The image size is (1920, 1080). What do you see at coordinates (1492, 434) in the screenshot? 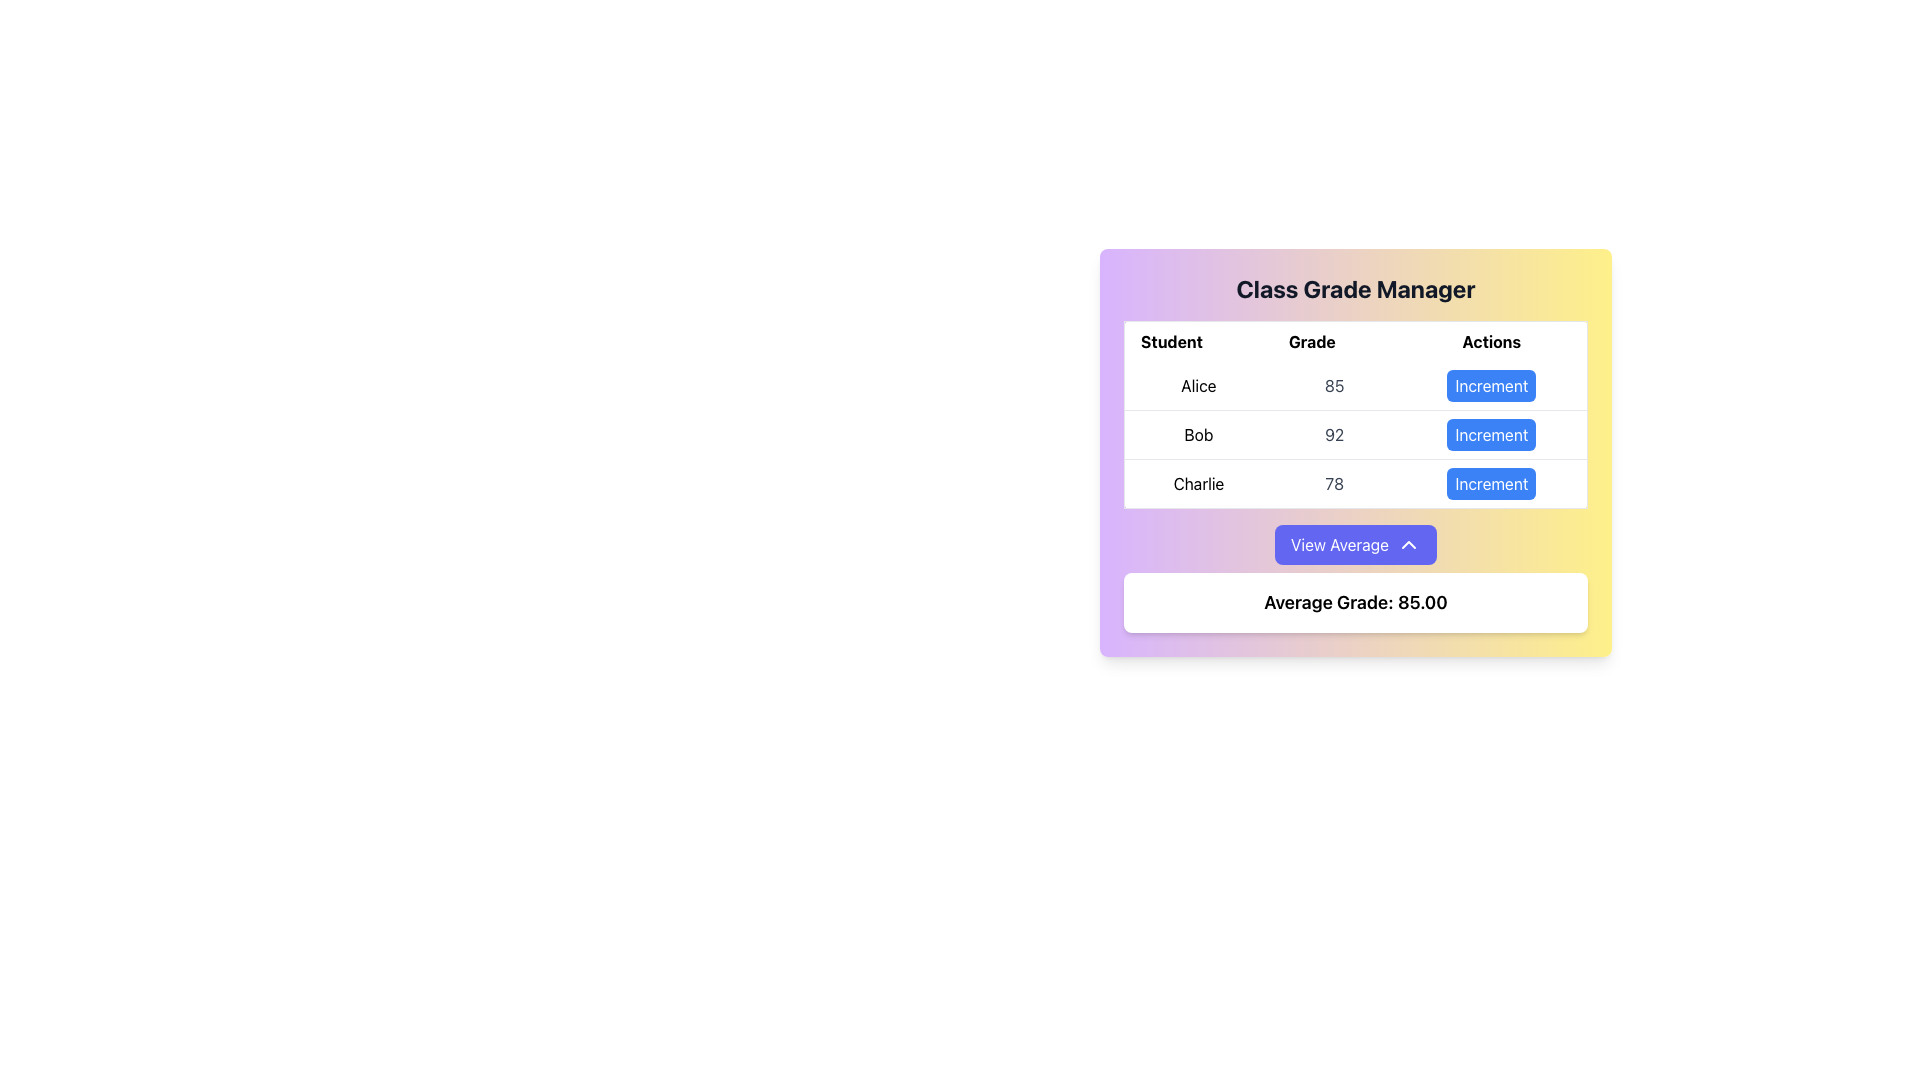
I see `the bold blue 'Increment' button with white text located in the 'Actions' column of the table row for 'Bob' with a grade of 92` at bounding box center [1492, 434].